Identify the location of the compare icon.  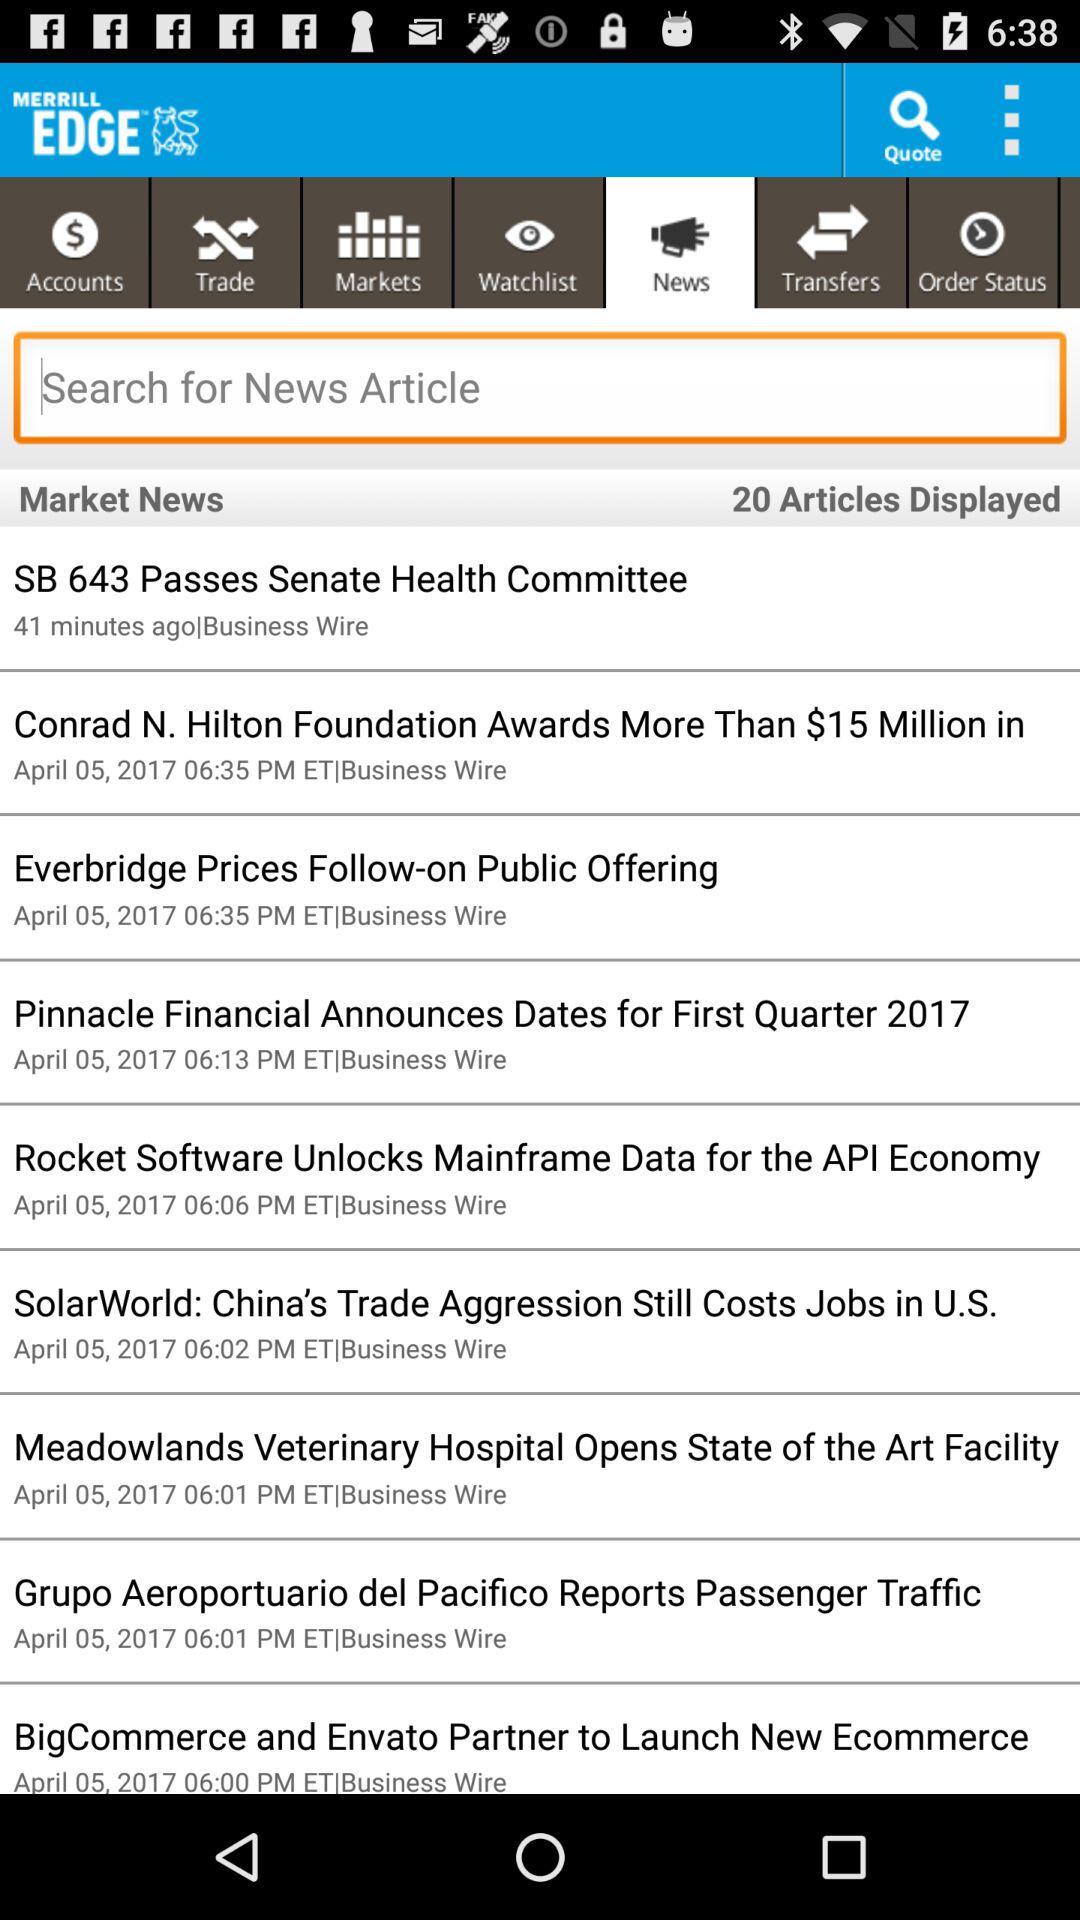
(831, 258).